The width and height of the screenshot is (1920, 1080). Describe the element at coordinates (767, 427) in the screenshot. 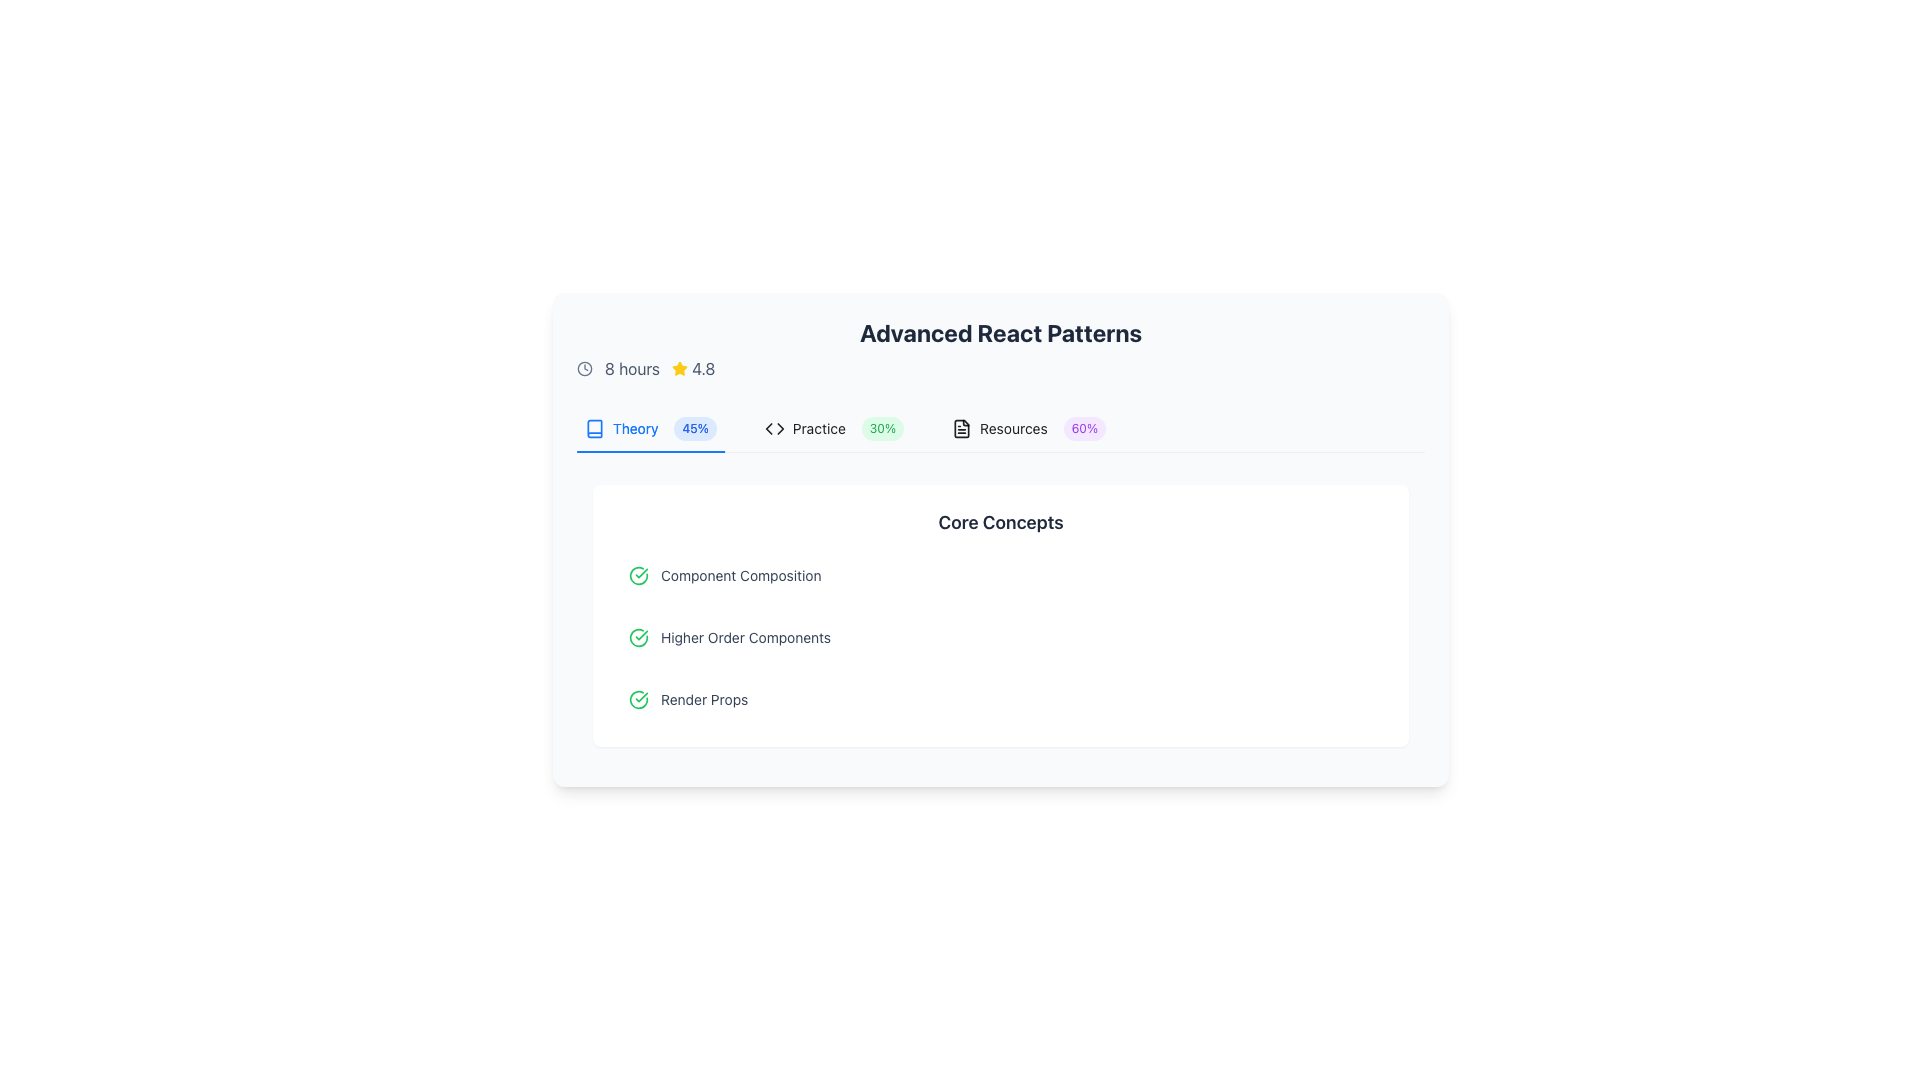

I see `leftward-facing chevron triangular marker within the code symbol icon using developer tools` at that location.